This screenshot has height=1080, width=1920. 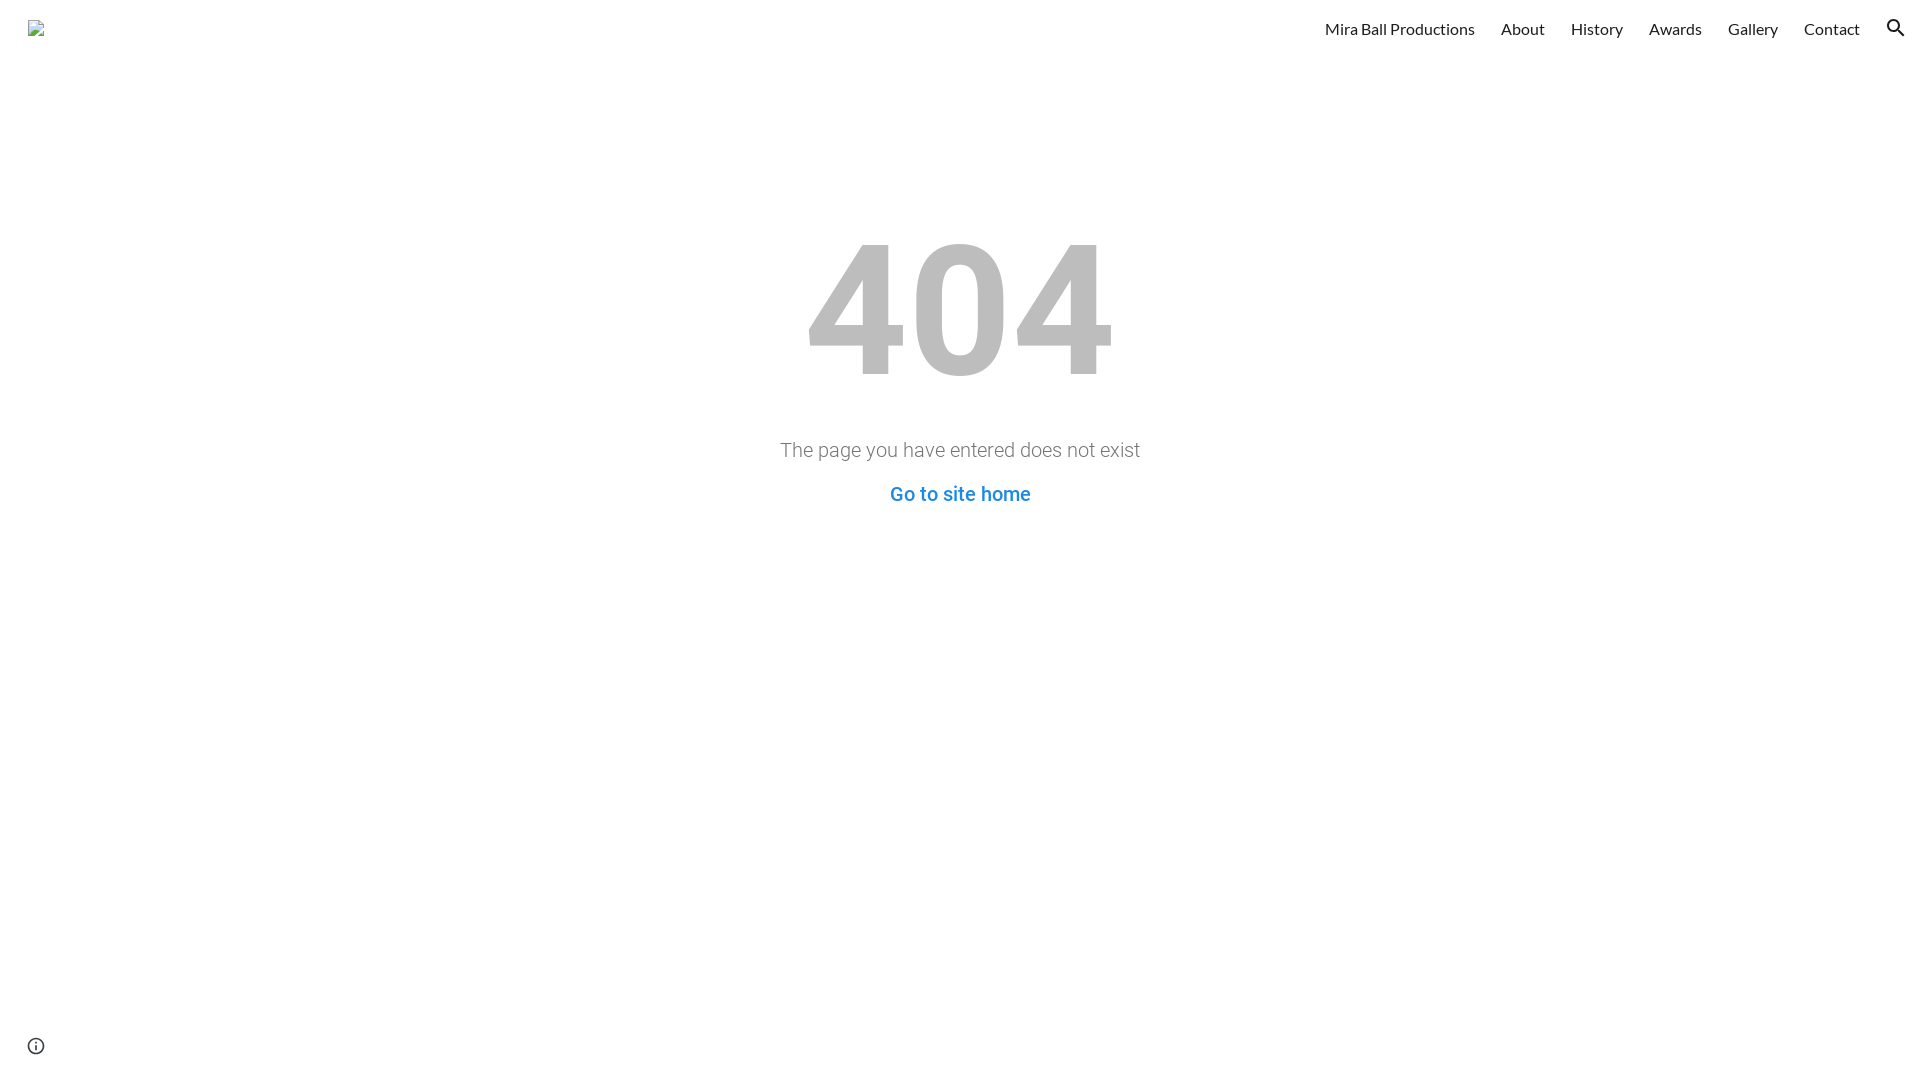 I want to click on 'Go to site home', so click(x=960, y=493).